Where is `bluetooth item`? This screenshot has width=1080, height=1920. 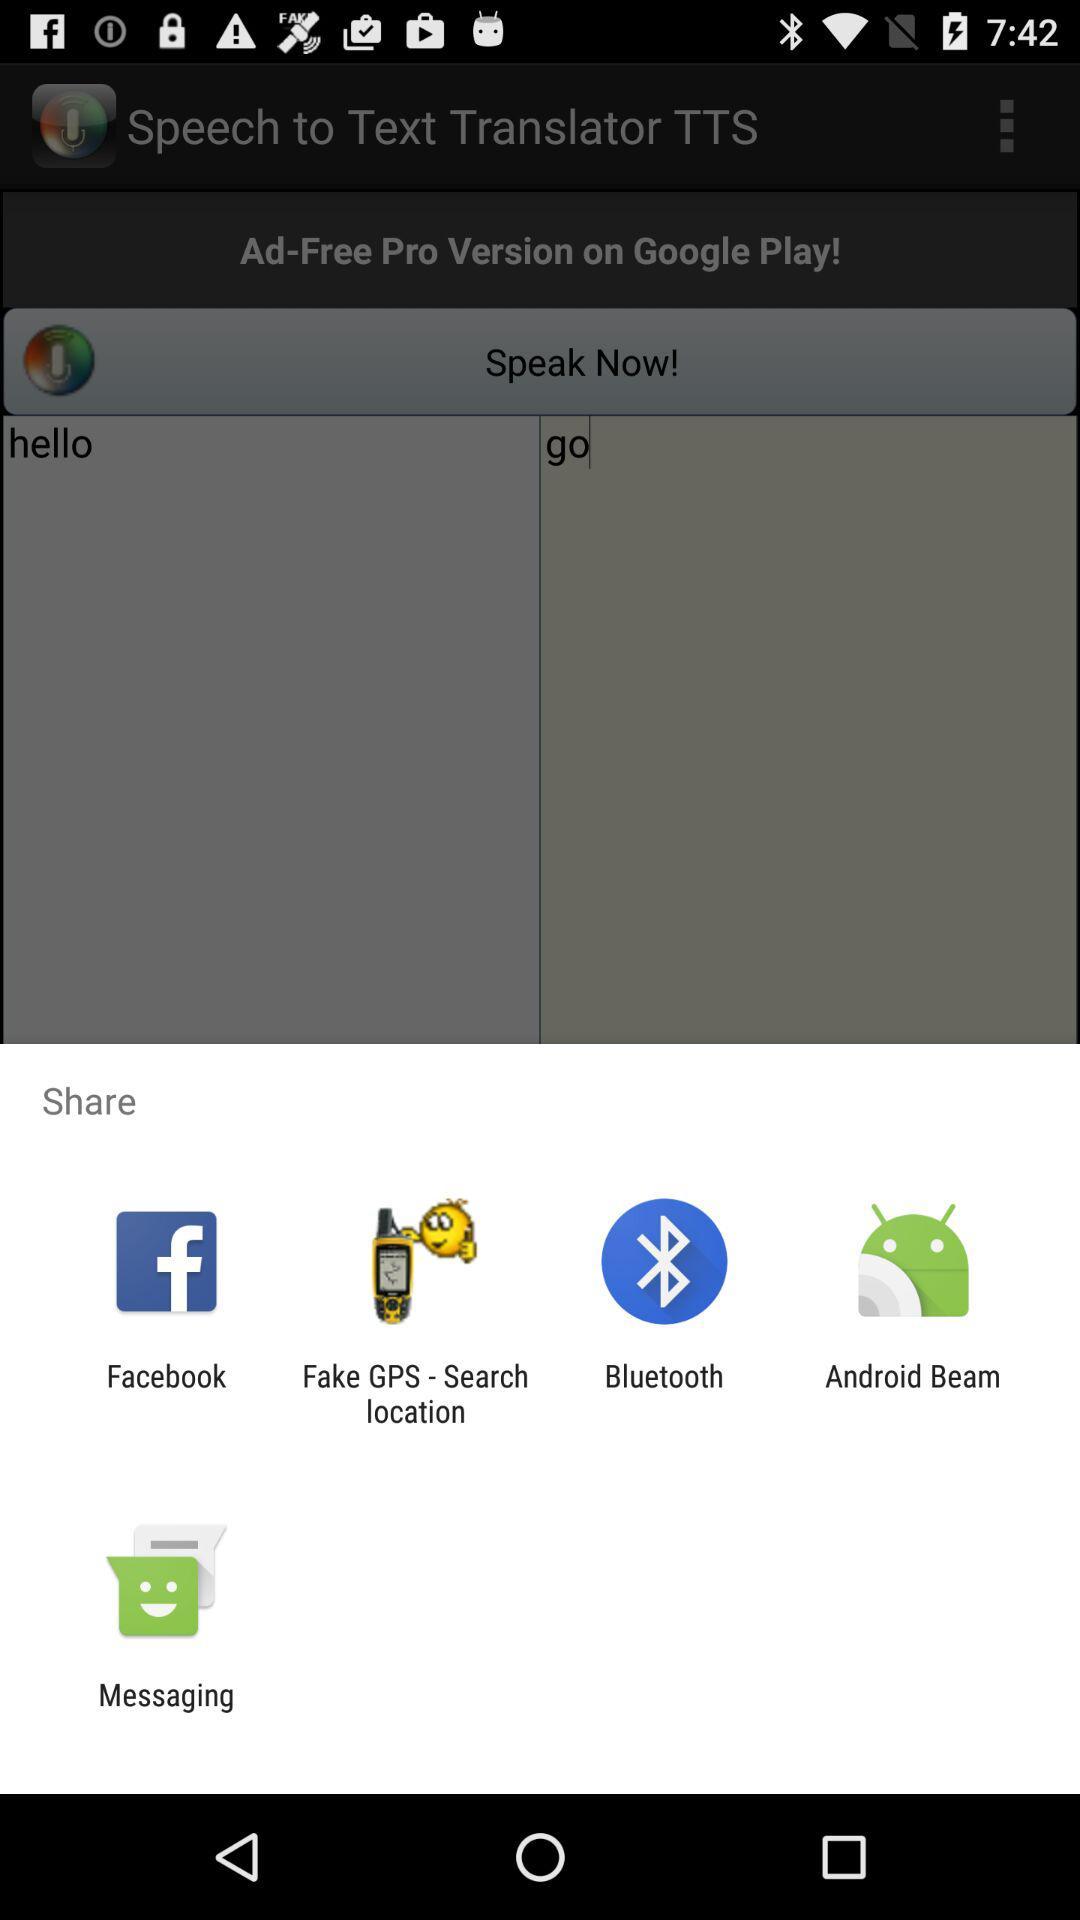 bluetooth item is located at coordinates (664, 1392).